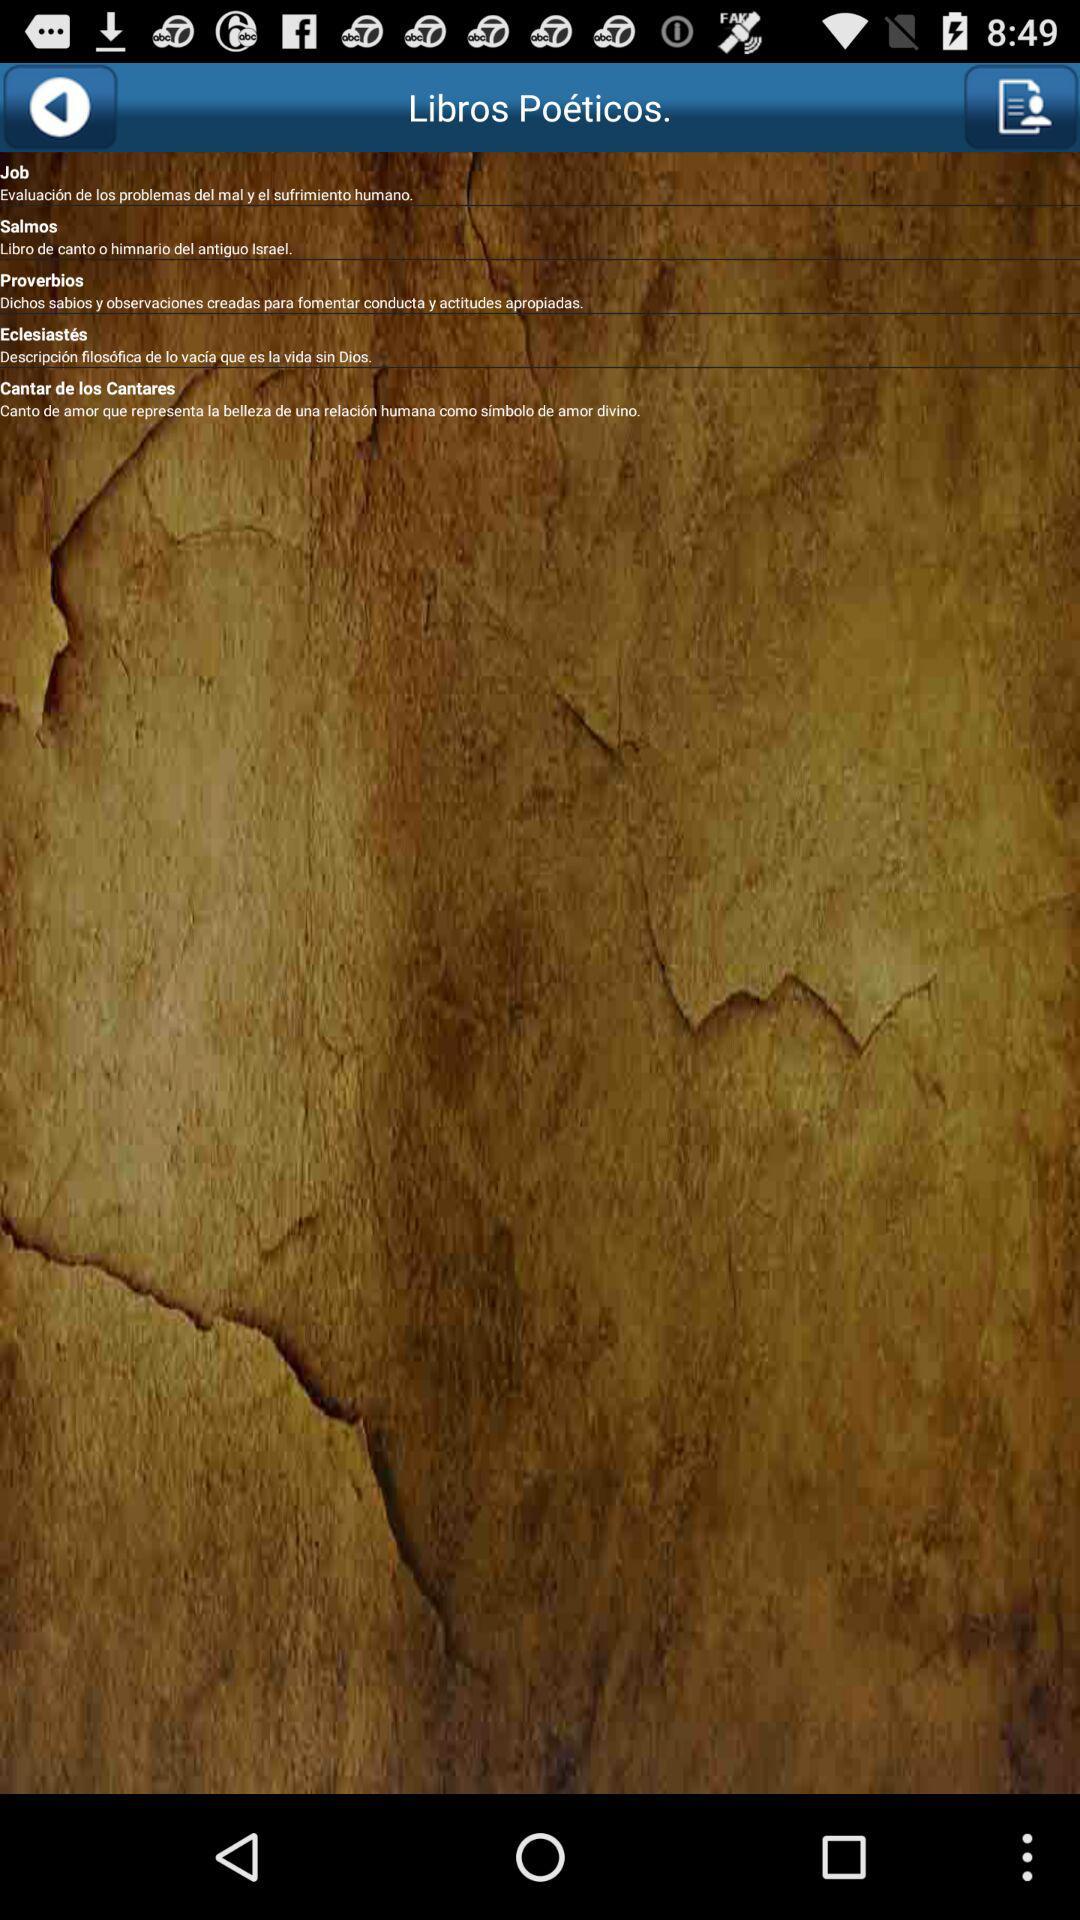 The height and width of the screenshot is (1920, 1080). Describe the element at coordinates (540, 301) in the screenshot. I see `dichos sabios y app` at that location.